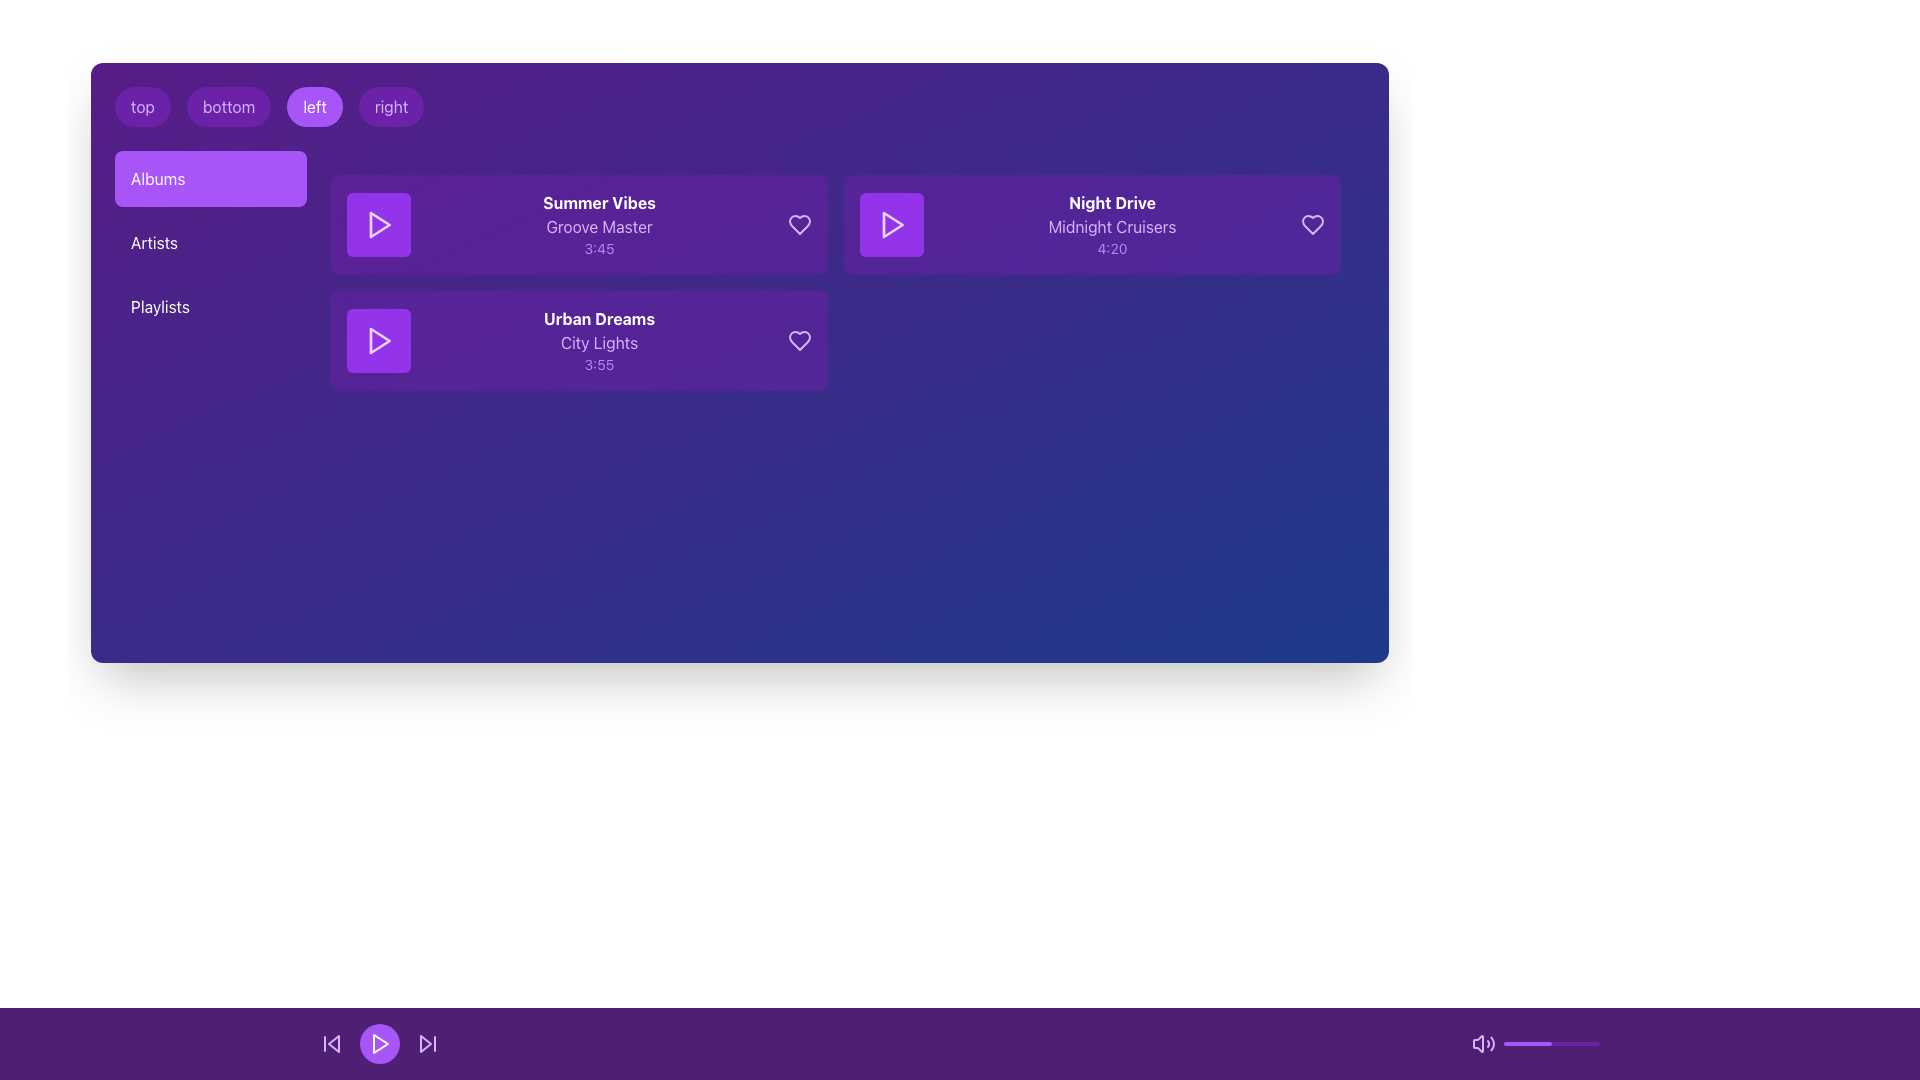  What do you see at coordinates (598, 339) in the screenshot?
I see `the text block that conveys information about the music track titled 'Urban Dreams', including its subtitle 'City Lights' and duration '3:55'` at bounding box center [598, 339].